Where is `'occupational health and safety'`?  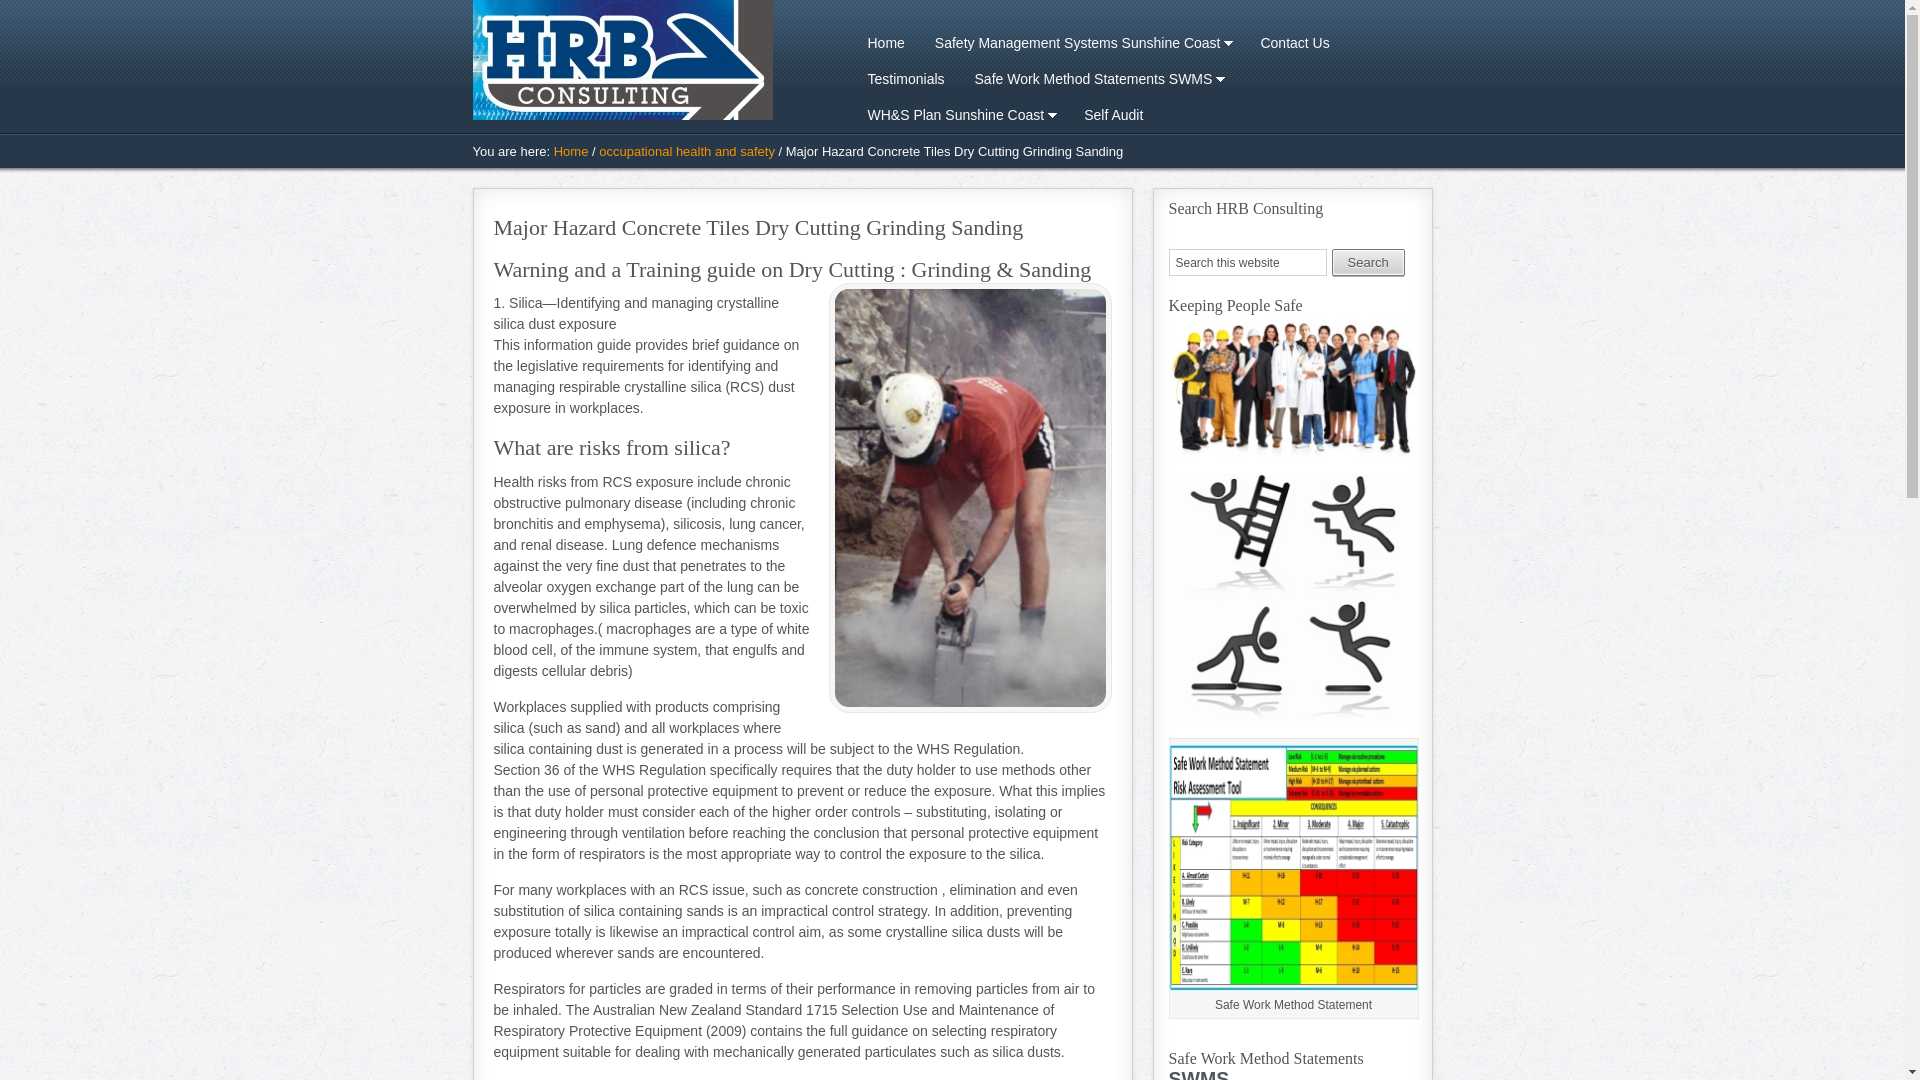 'occupational health and safety' is located at coordinates (598, 150).